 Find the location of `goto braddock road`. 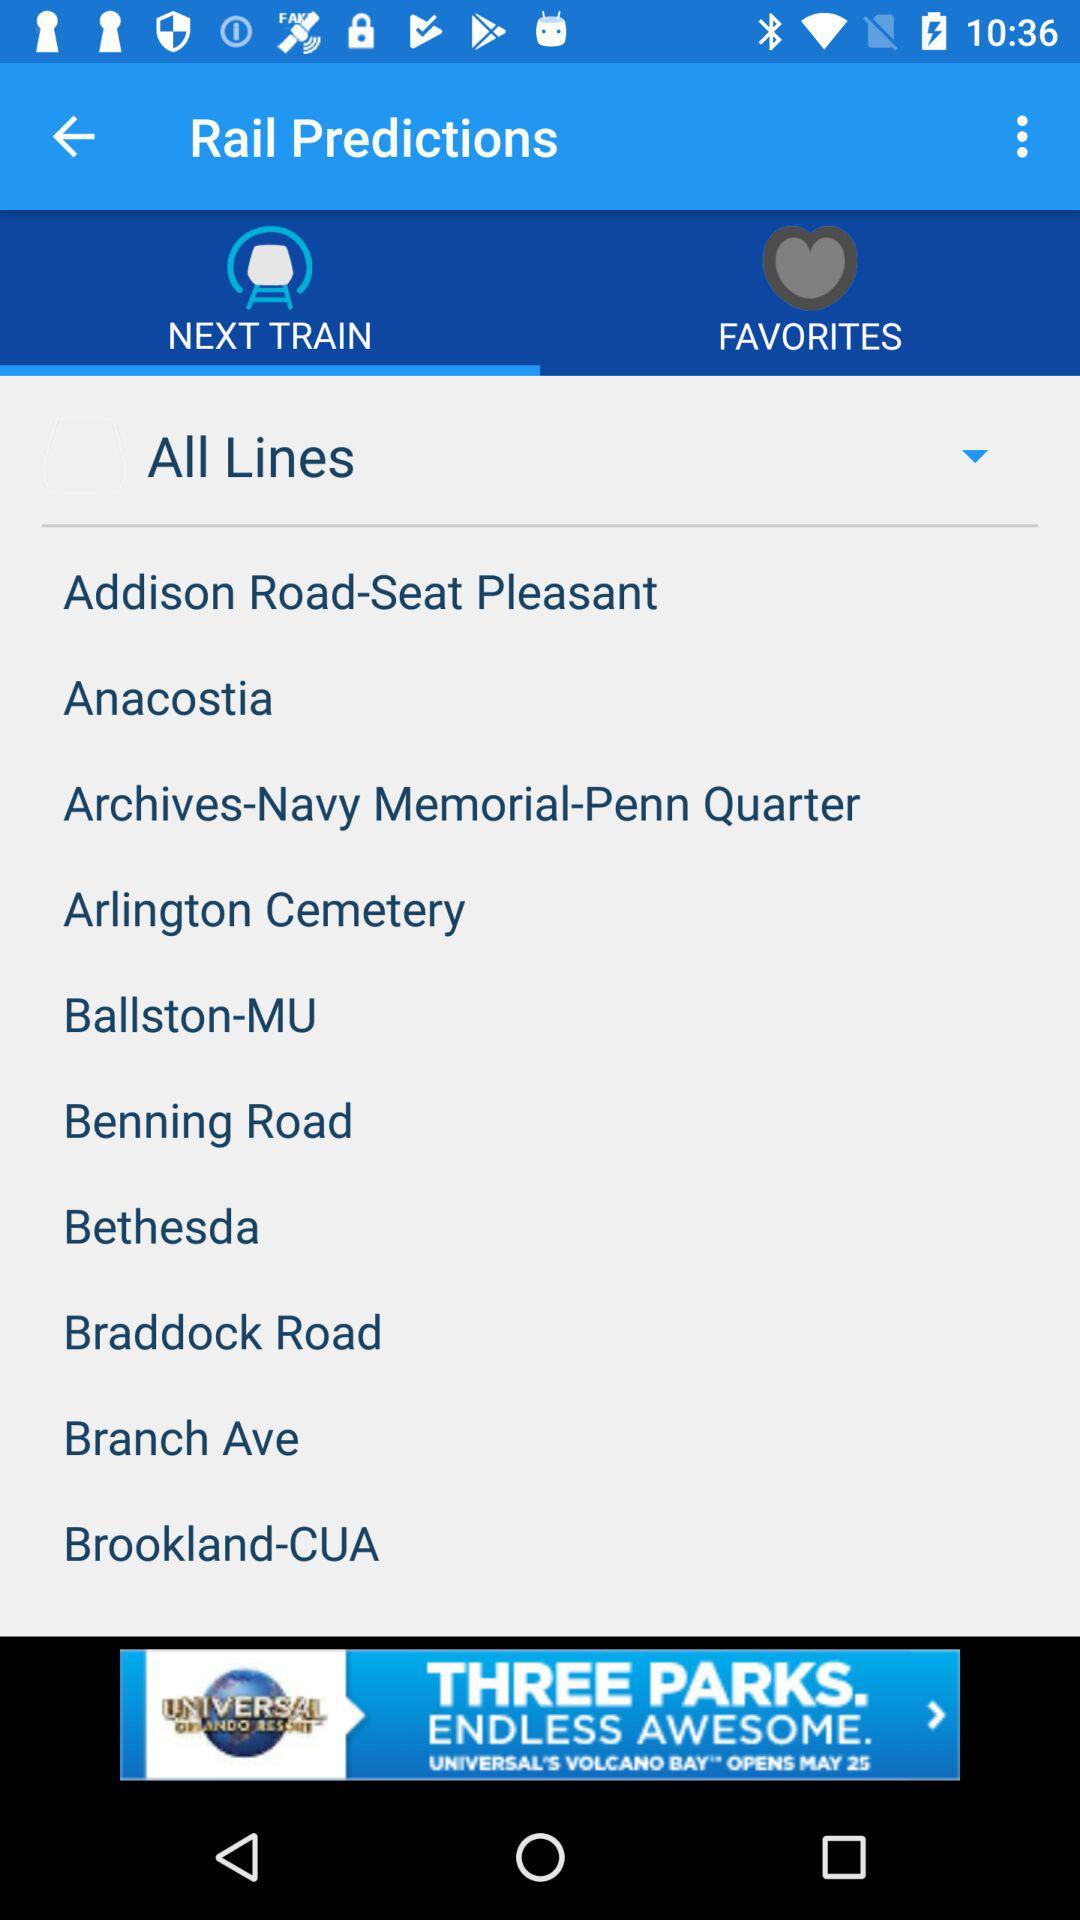

goto braddock road is located at coordinates (540, 1330).